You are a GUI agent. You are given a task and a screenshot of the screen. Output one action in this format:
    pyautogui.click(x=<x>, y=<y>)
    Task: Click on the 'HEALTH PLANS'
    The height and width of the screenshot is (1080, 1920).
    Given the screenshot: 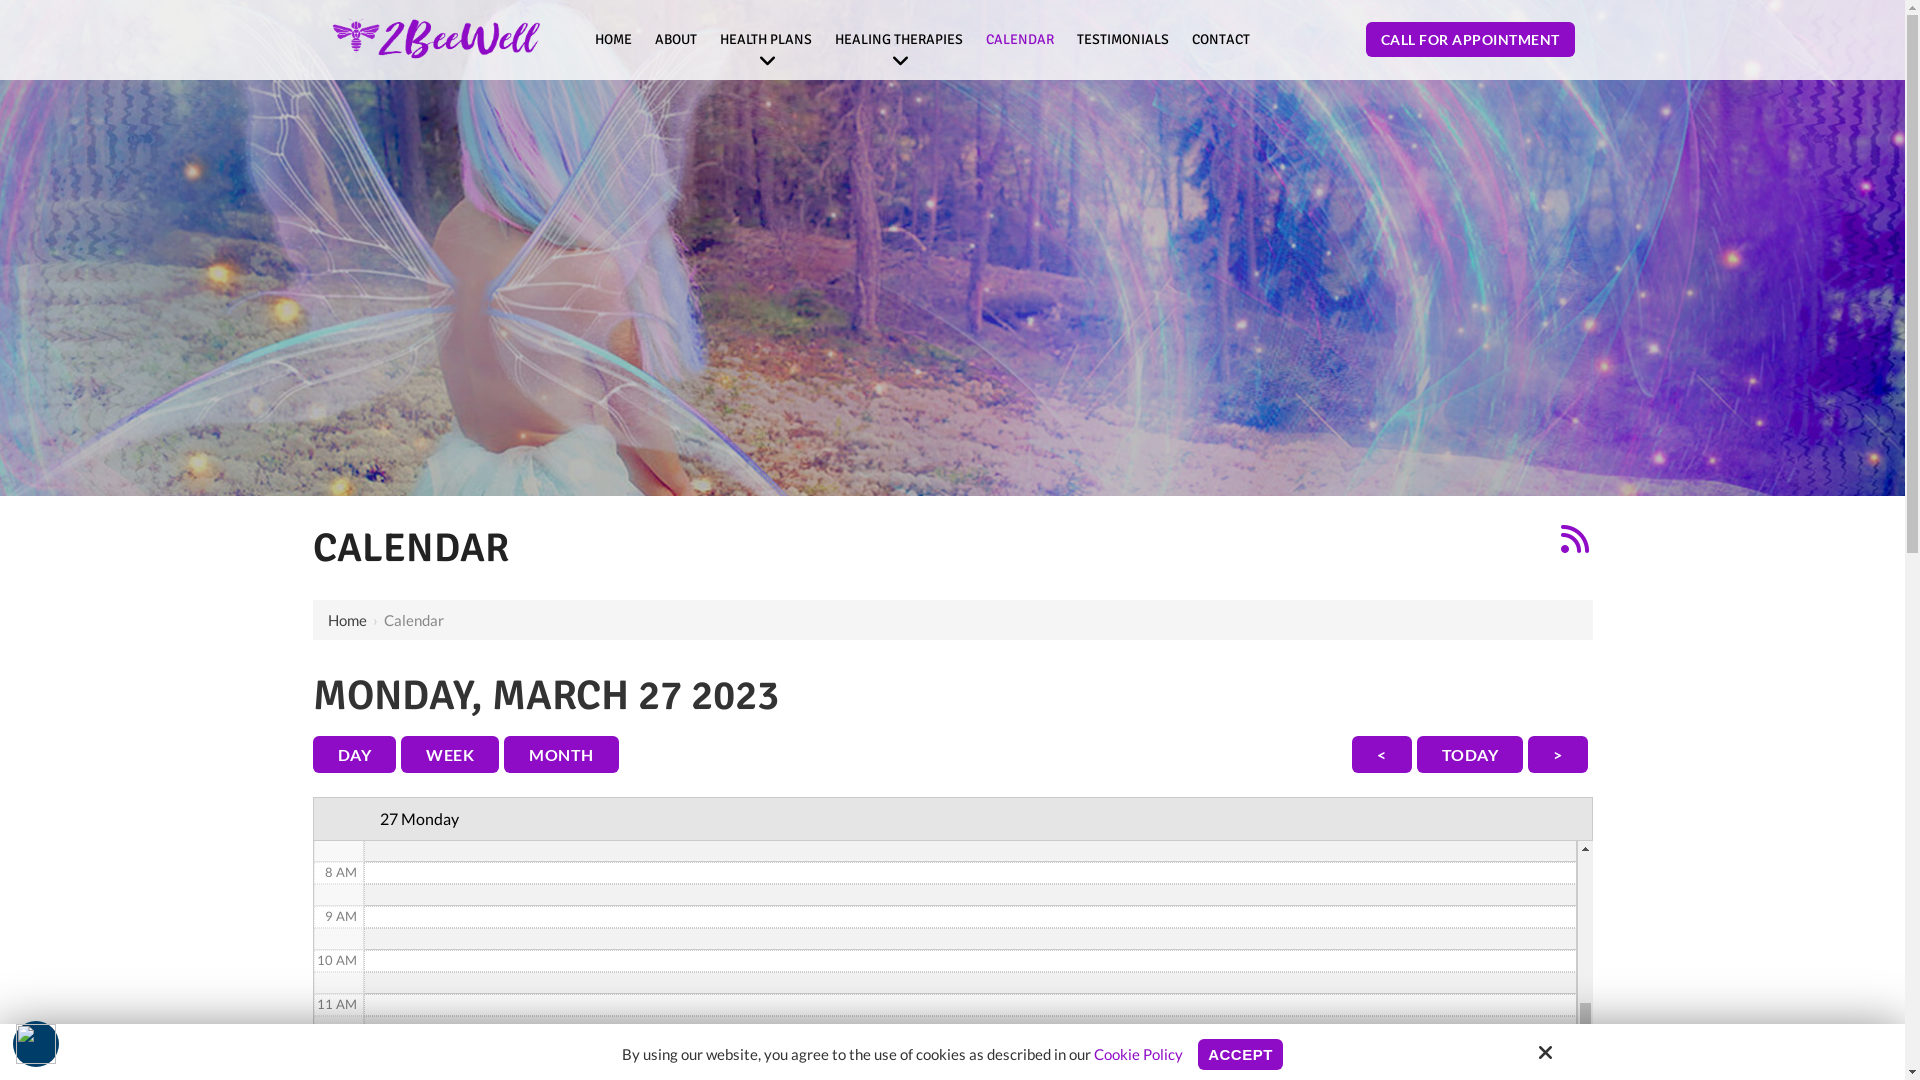 What is the action you would take?
    pyautogui.click(x=765, y=39)
    